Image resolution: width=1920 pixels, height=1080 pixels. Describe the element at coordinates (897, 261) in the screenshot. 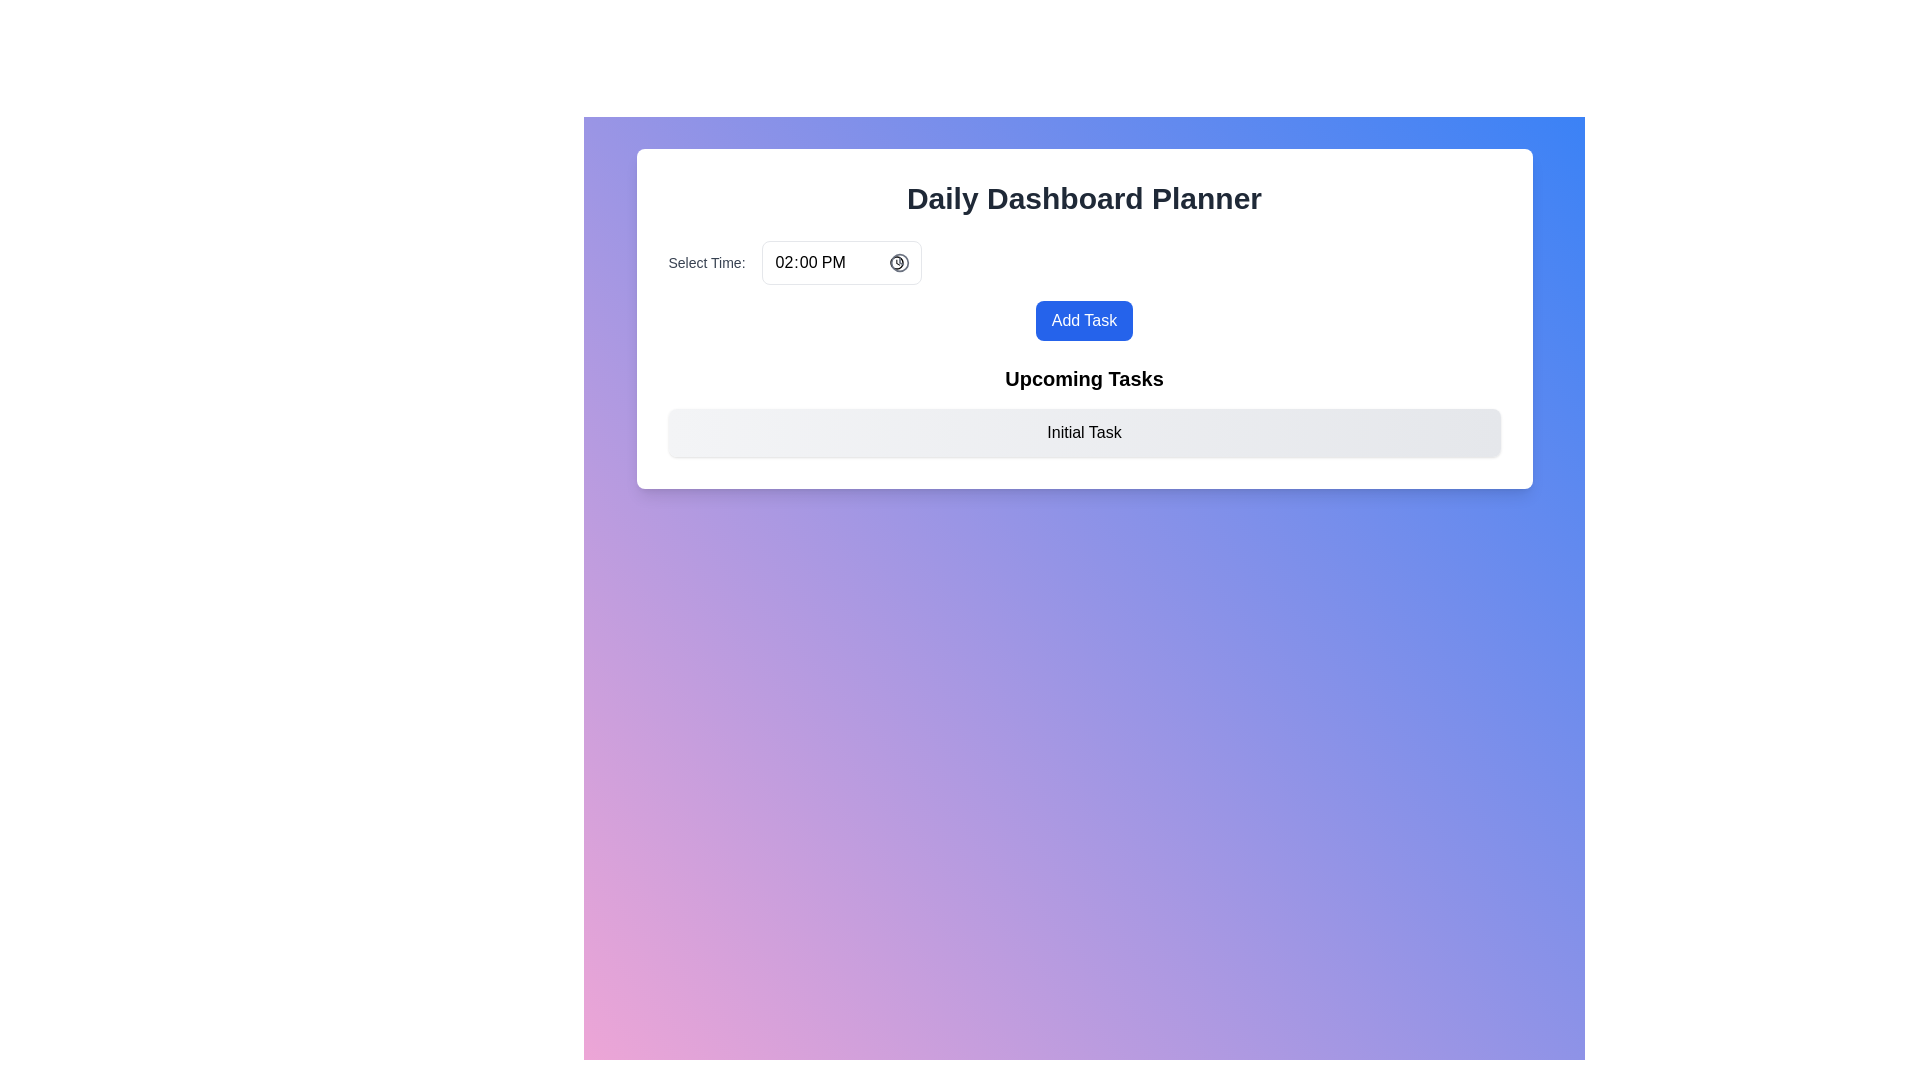

I see `the clock icon located to the right of the time input field displaying '02:00 PM'` at that location.